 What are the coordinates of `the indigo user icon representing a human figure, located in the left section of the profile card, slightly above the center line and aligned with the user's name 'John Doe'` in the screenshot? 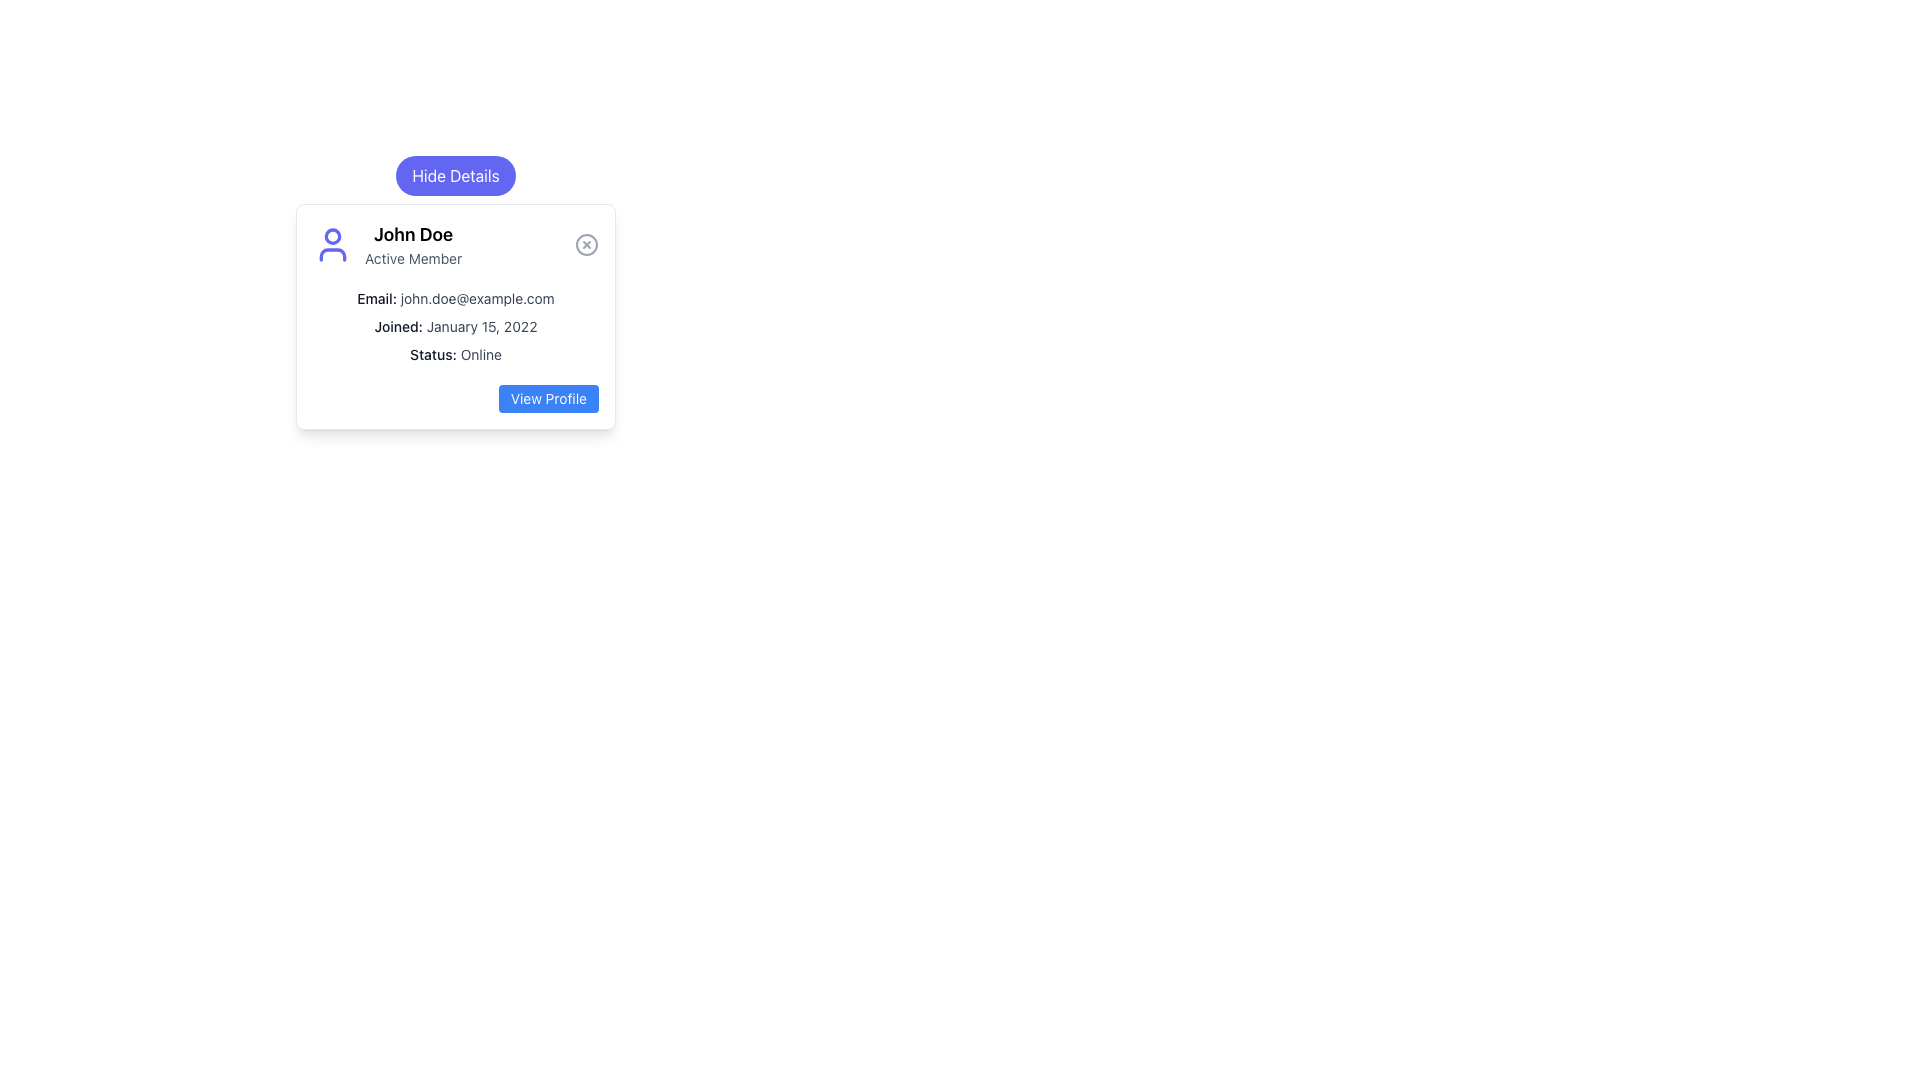 It's located at (332, 244).